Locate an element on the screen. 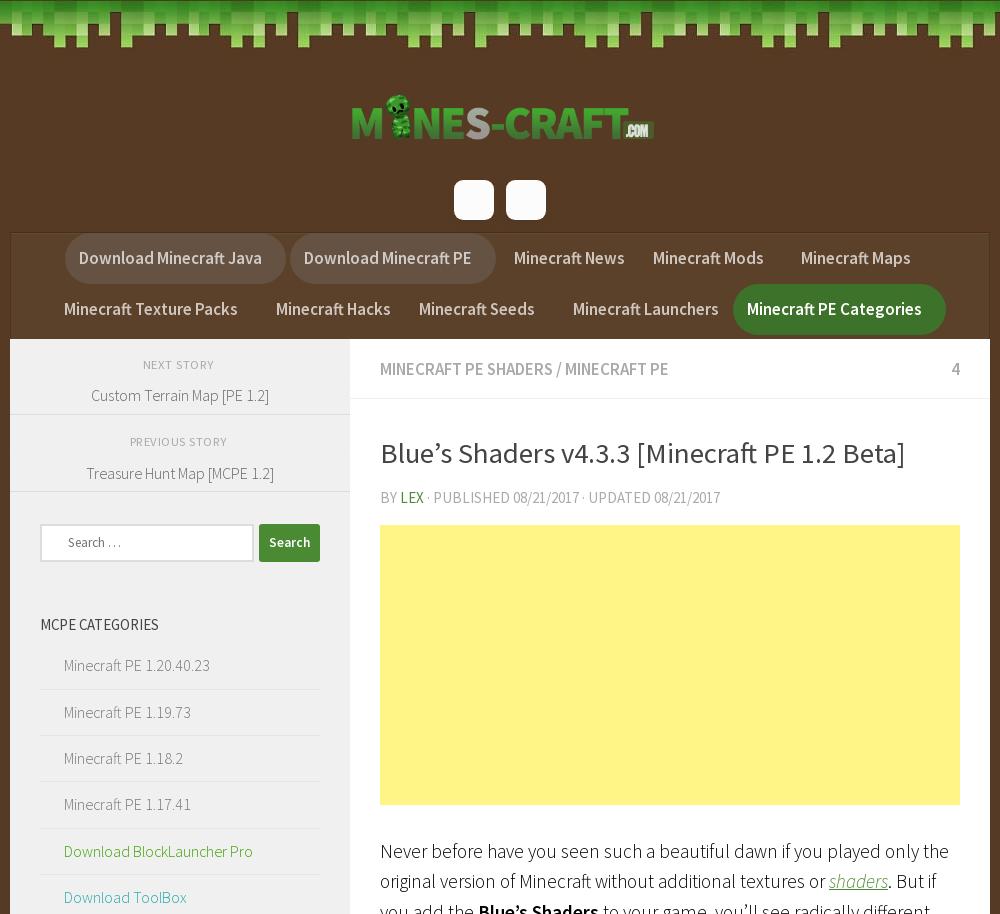  'Download ToolBox' is located at coordinates (125, 895).